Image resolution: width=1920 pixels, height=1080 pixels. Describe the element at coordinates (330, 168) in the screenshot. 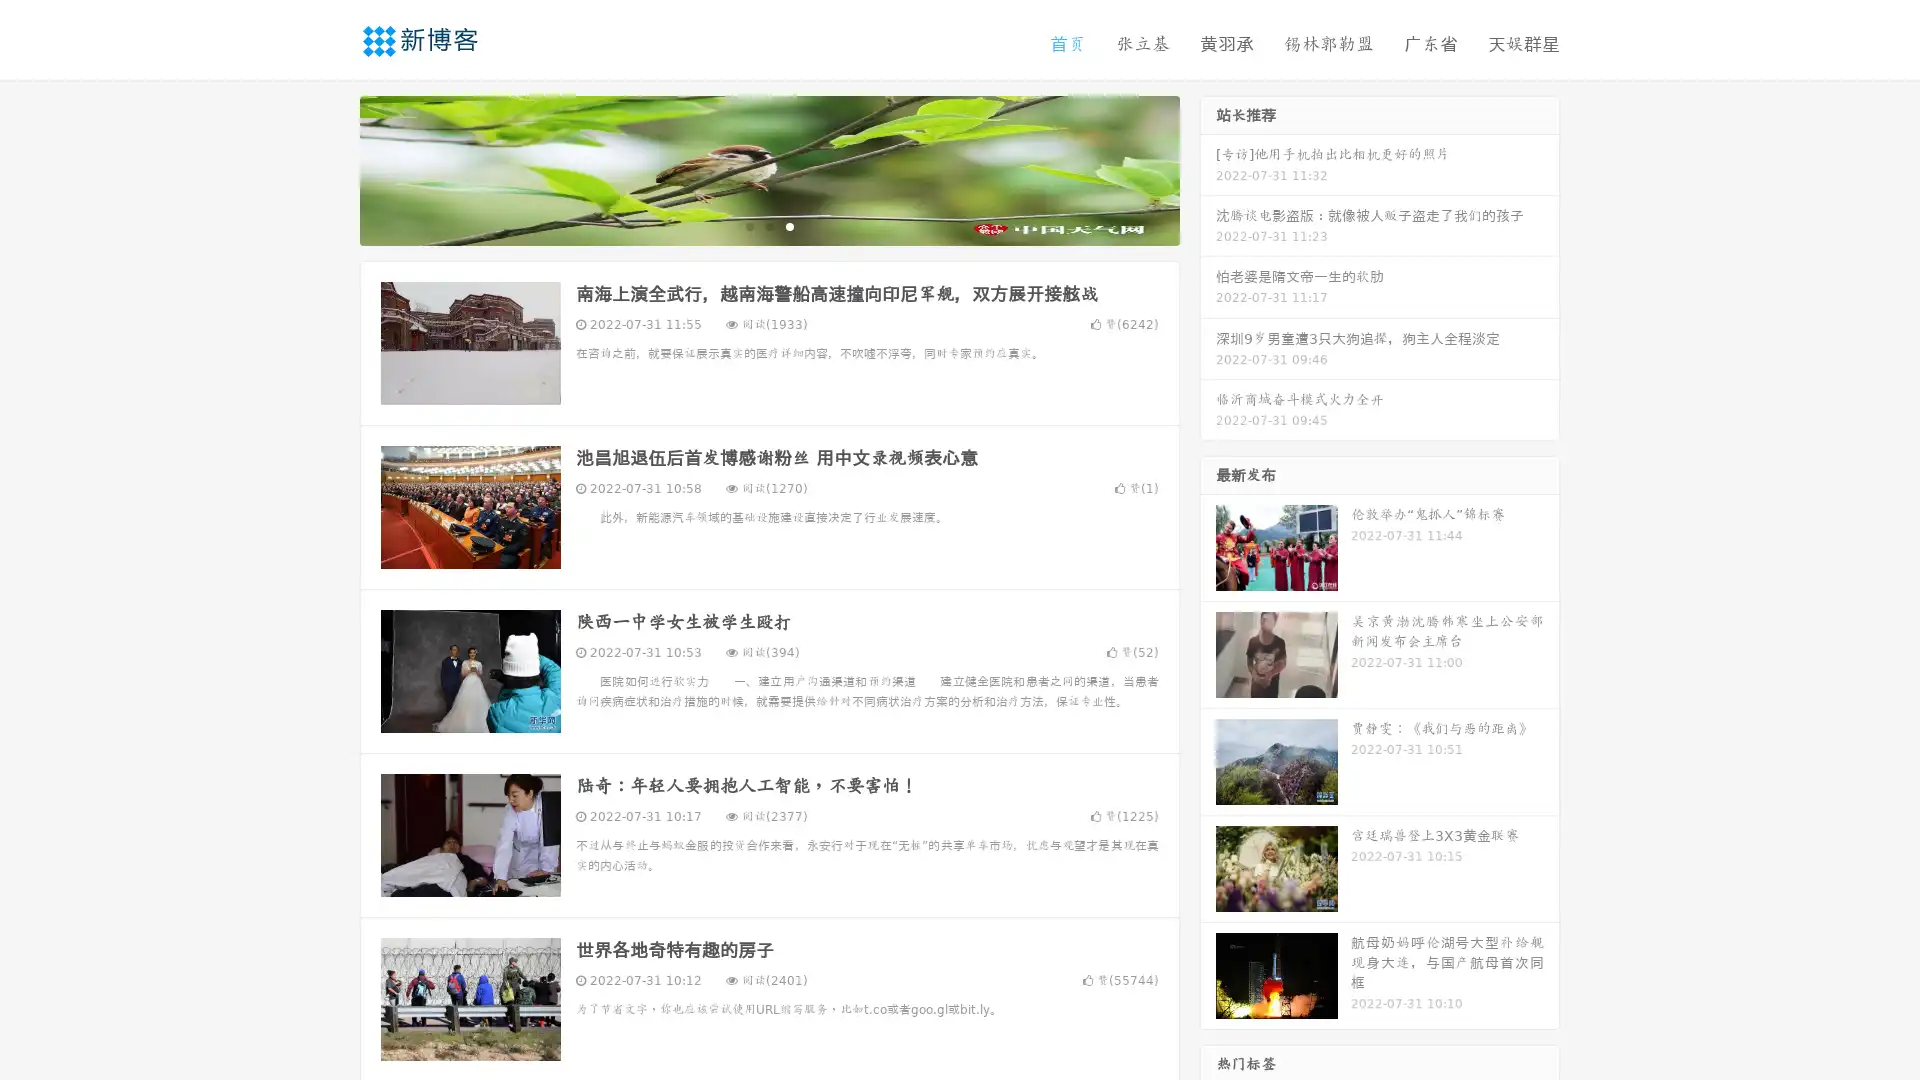

I see `Previous slide` at that location.